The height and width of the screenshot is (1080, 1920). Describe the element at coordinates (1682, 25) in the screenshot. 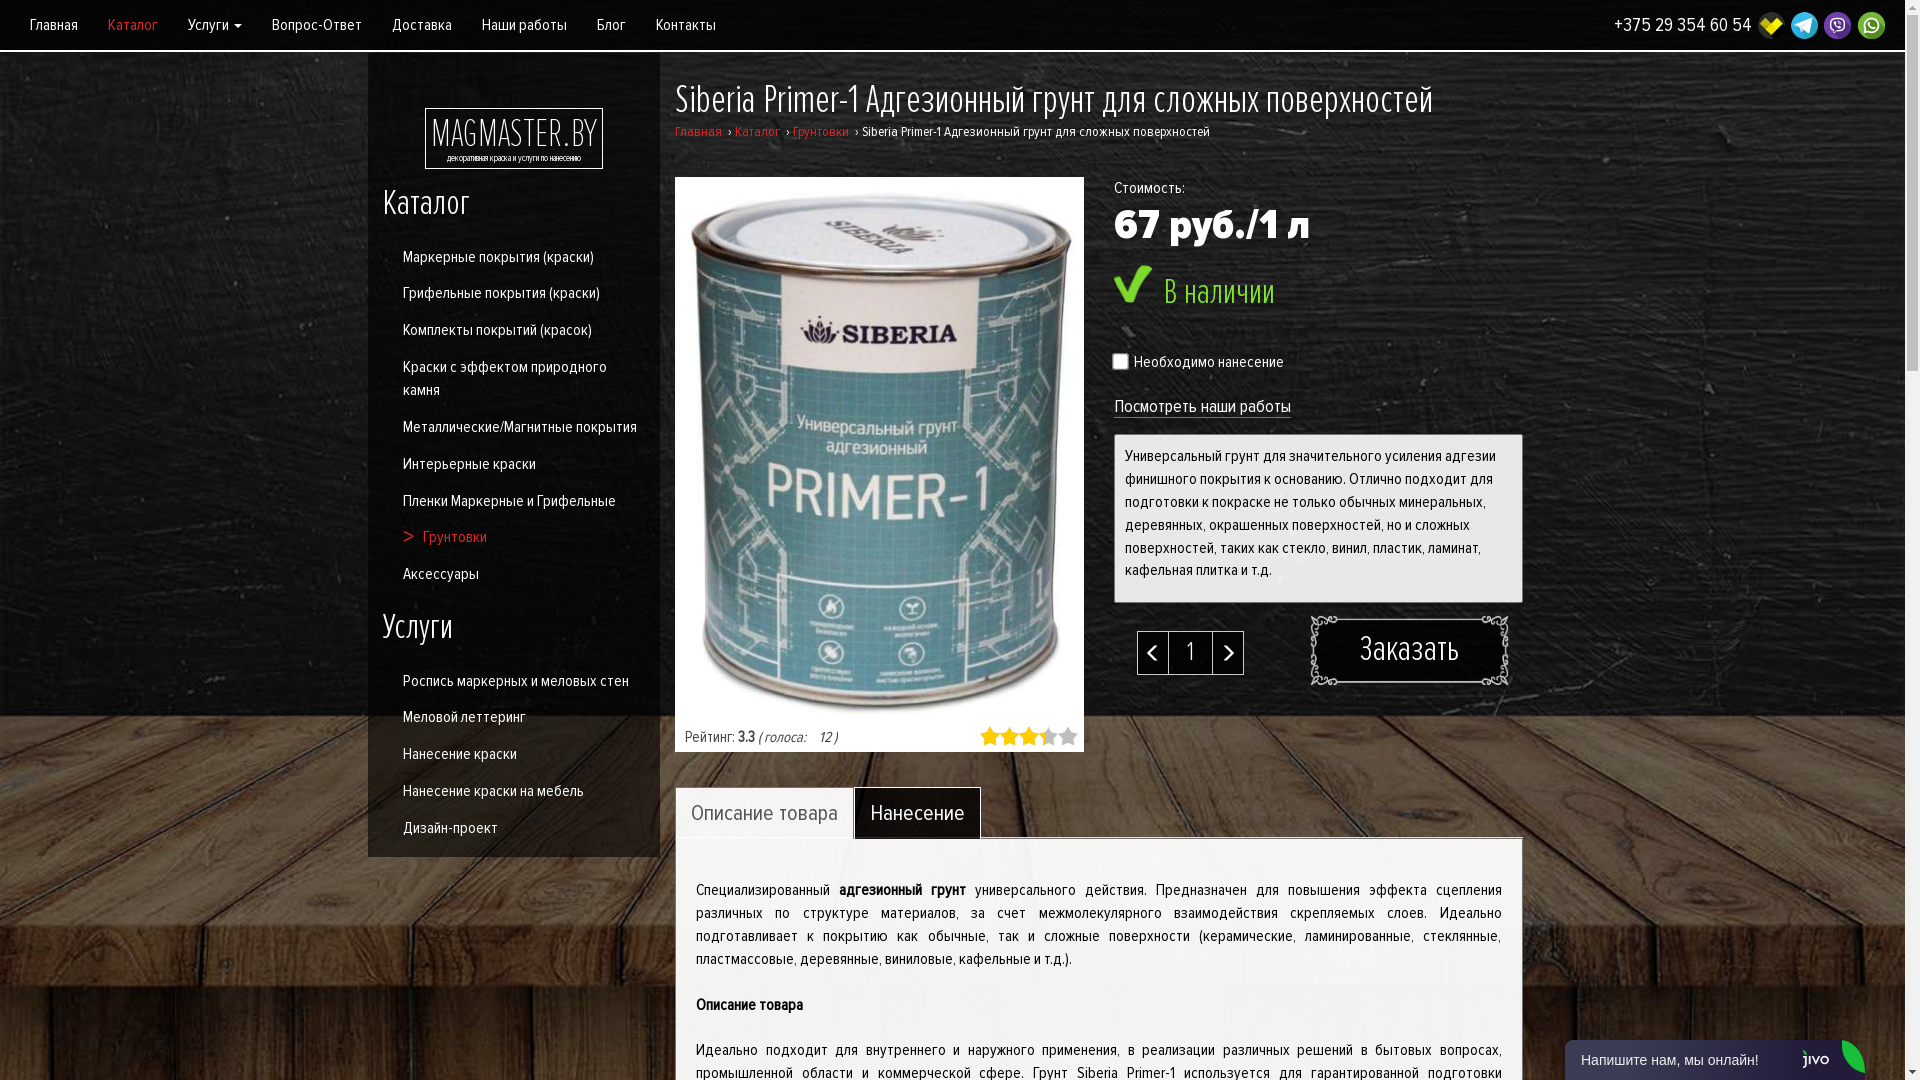

I see `'+375 29 354 60 54'` at that location.